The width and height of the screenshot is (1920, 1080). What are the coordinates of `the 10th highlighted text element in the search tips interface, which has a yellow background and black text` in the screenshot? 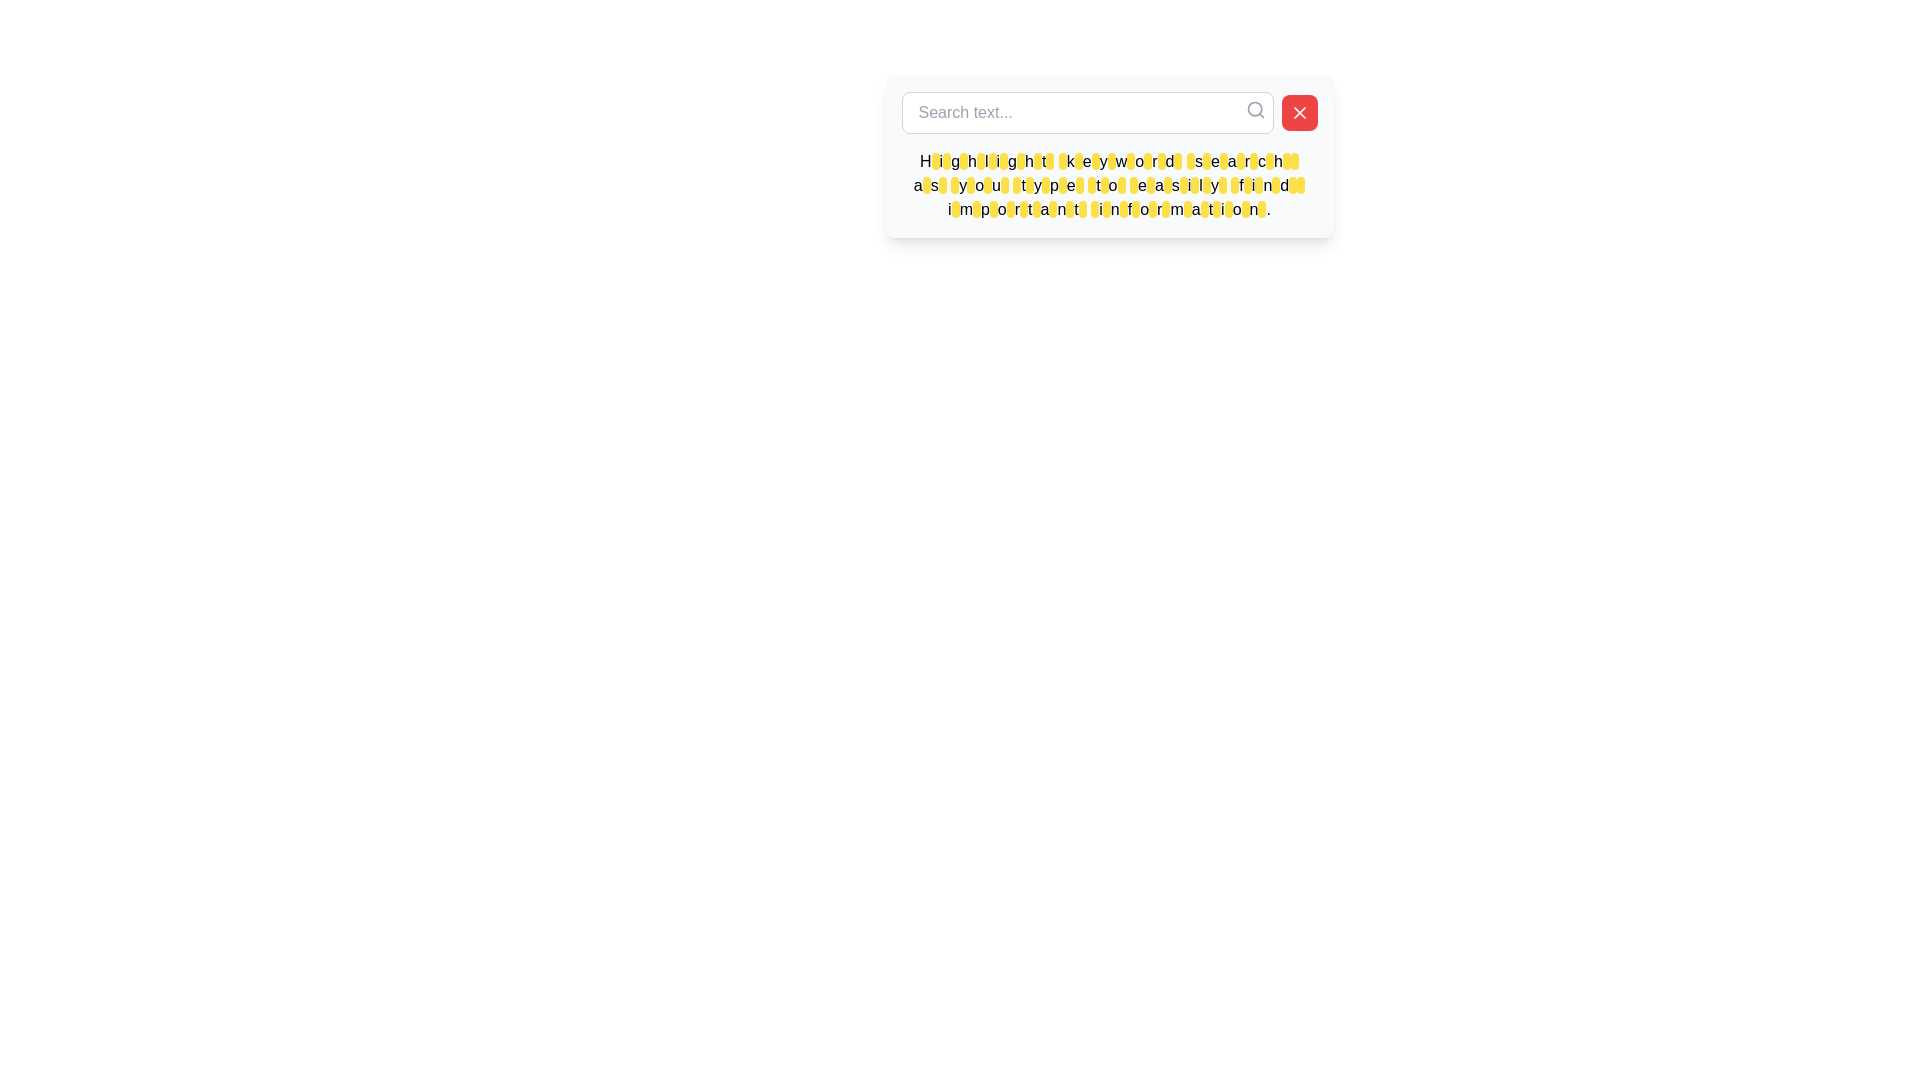 It's located at (1061, 185).